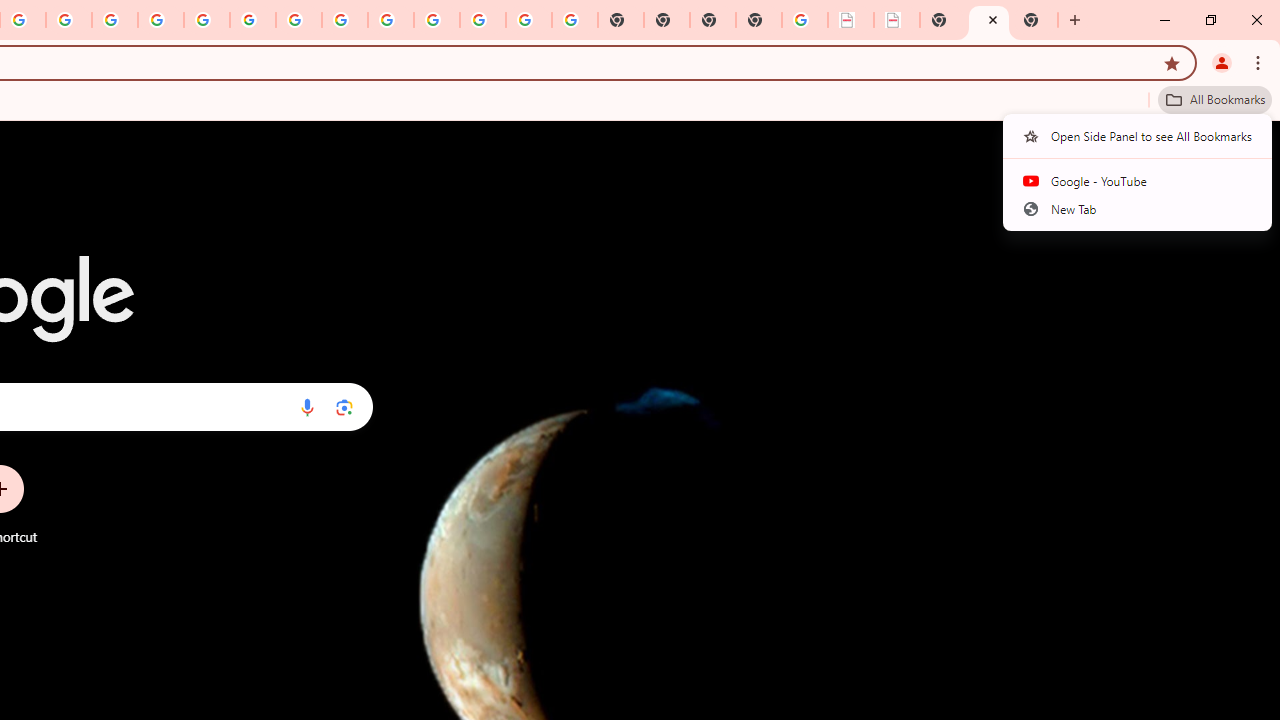  I want to click on 'Search by image', so click(344, 406).